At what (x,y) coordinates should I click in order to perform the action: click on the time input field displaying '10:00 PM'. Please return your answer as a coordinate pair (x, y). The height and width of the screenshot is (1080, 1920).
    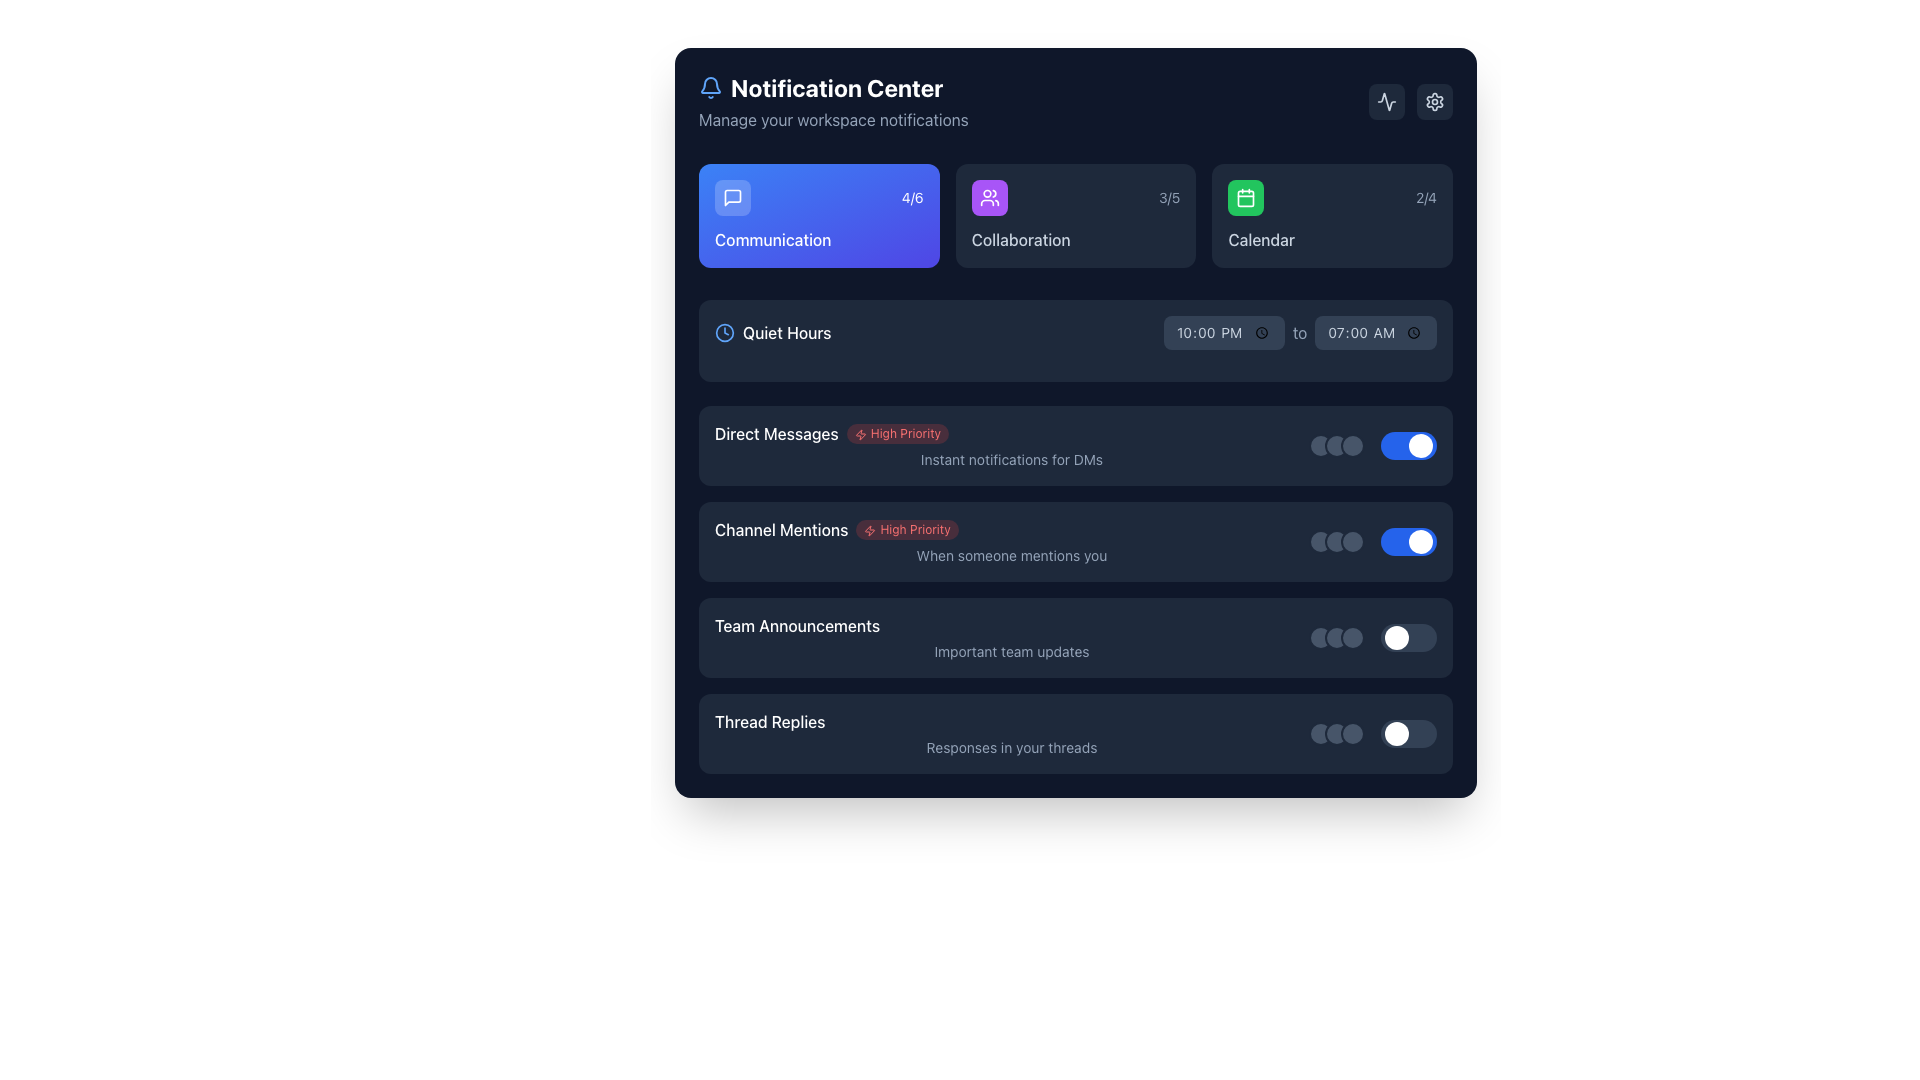
    Looking at the image, I should click on (1223, 331).